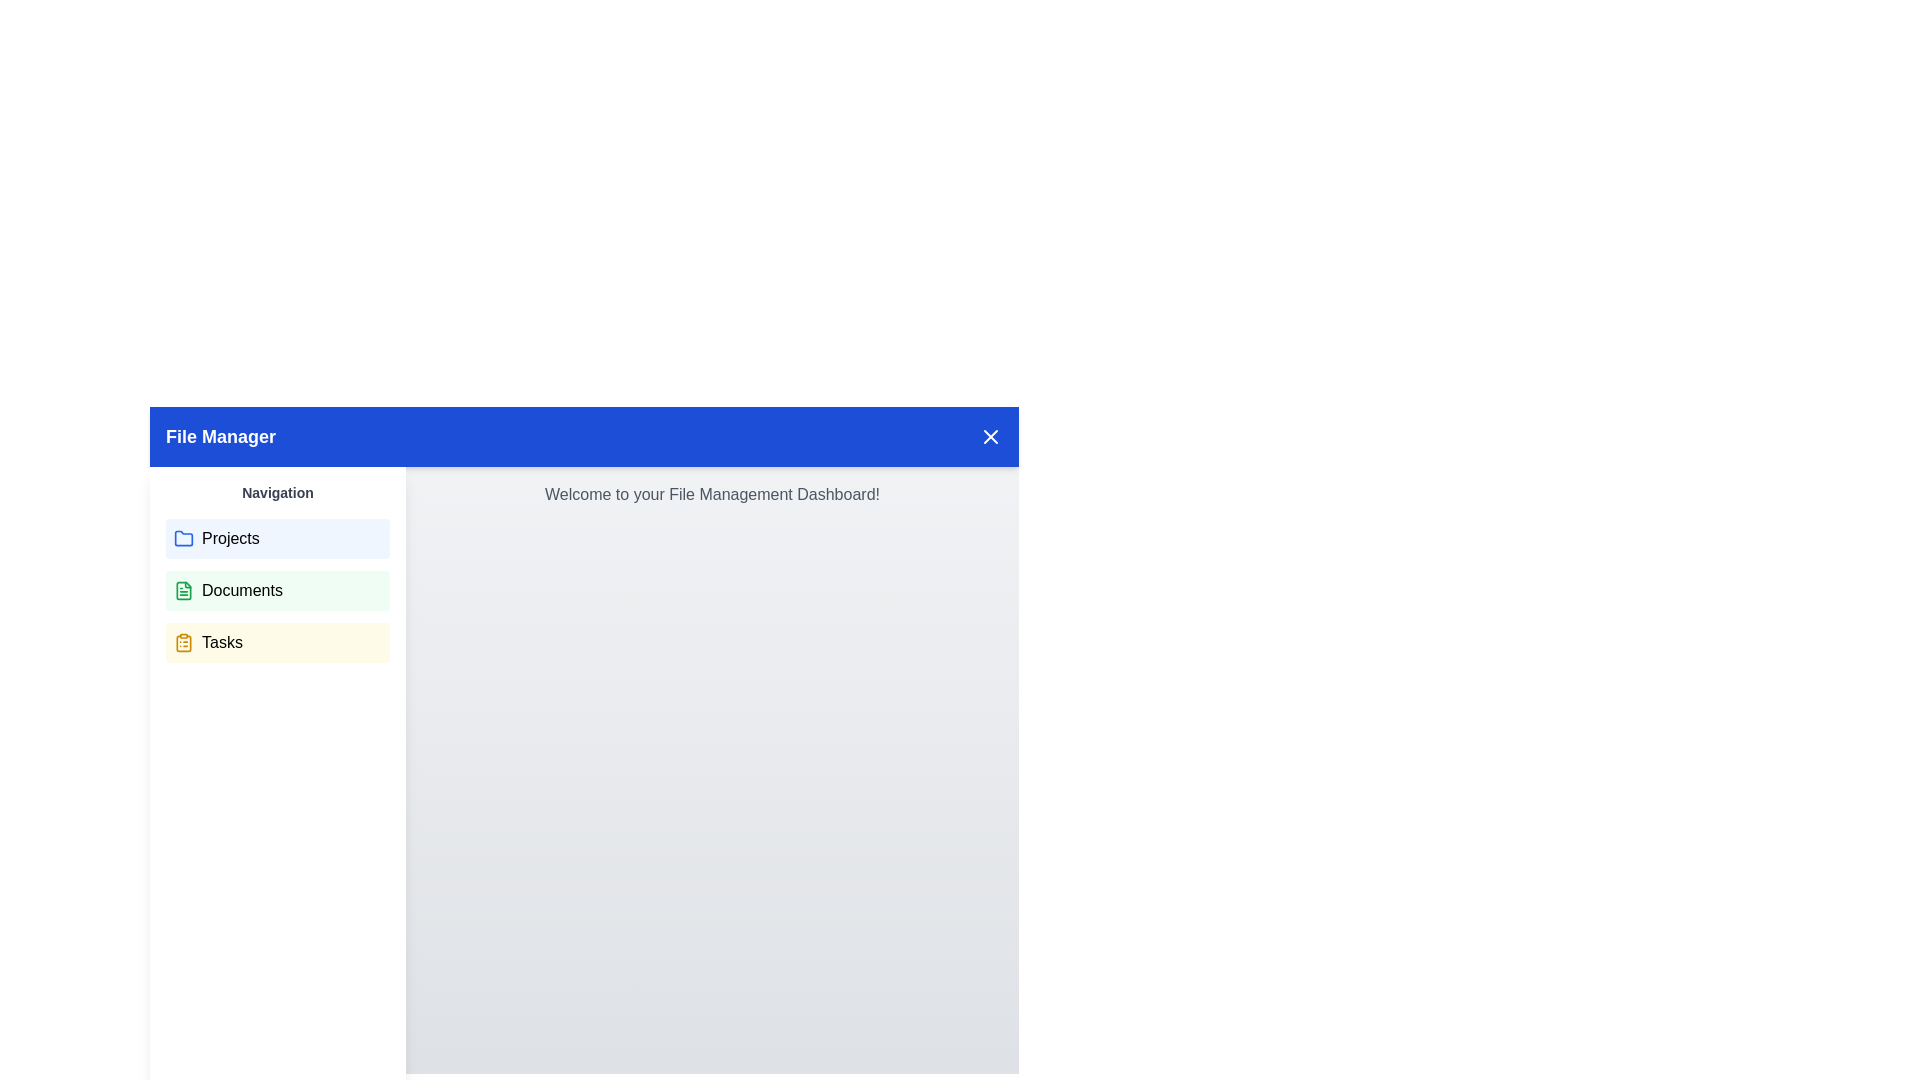 This screenshot has width=1920, height=1080. Describe the element at coordinates (183, 538) in the screenshot. I see `the blue folder icon located to the left of the 'Projects' label in the 'Navigation' section of the sidebar` at that location.